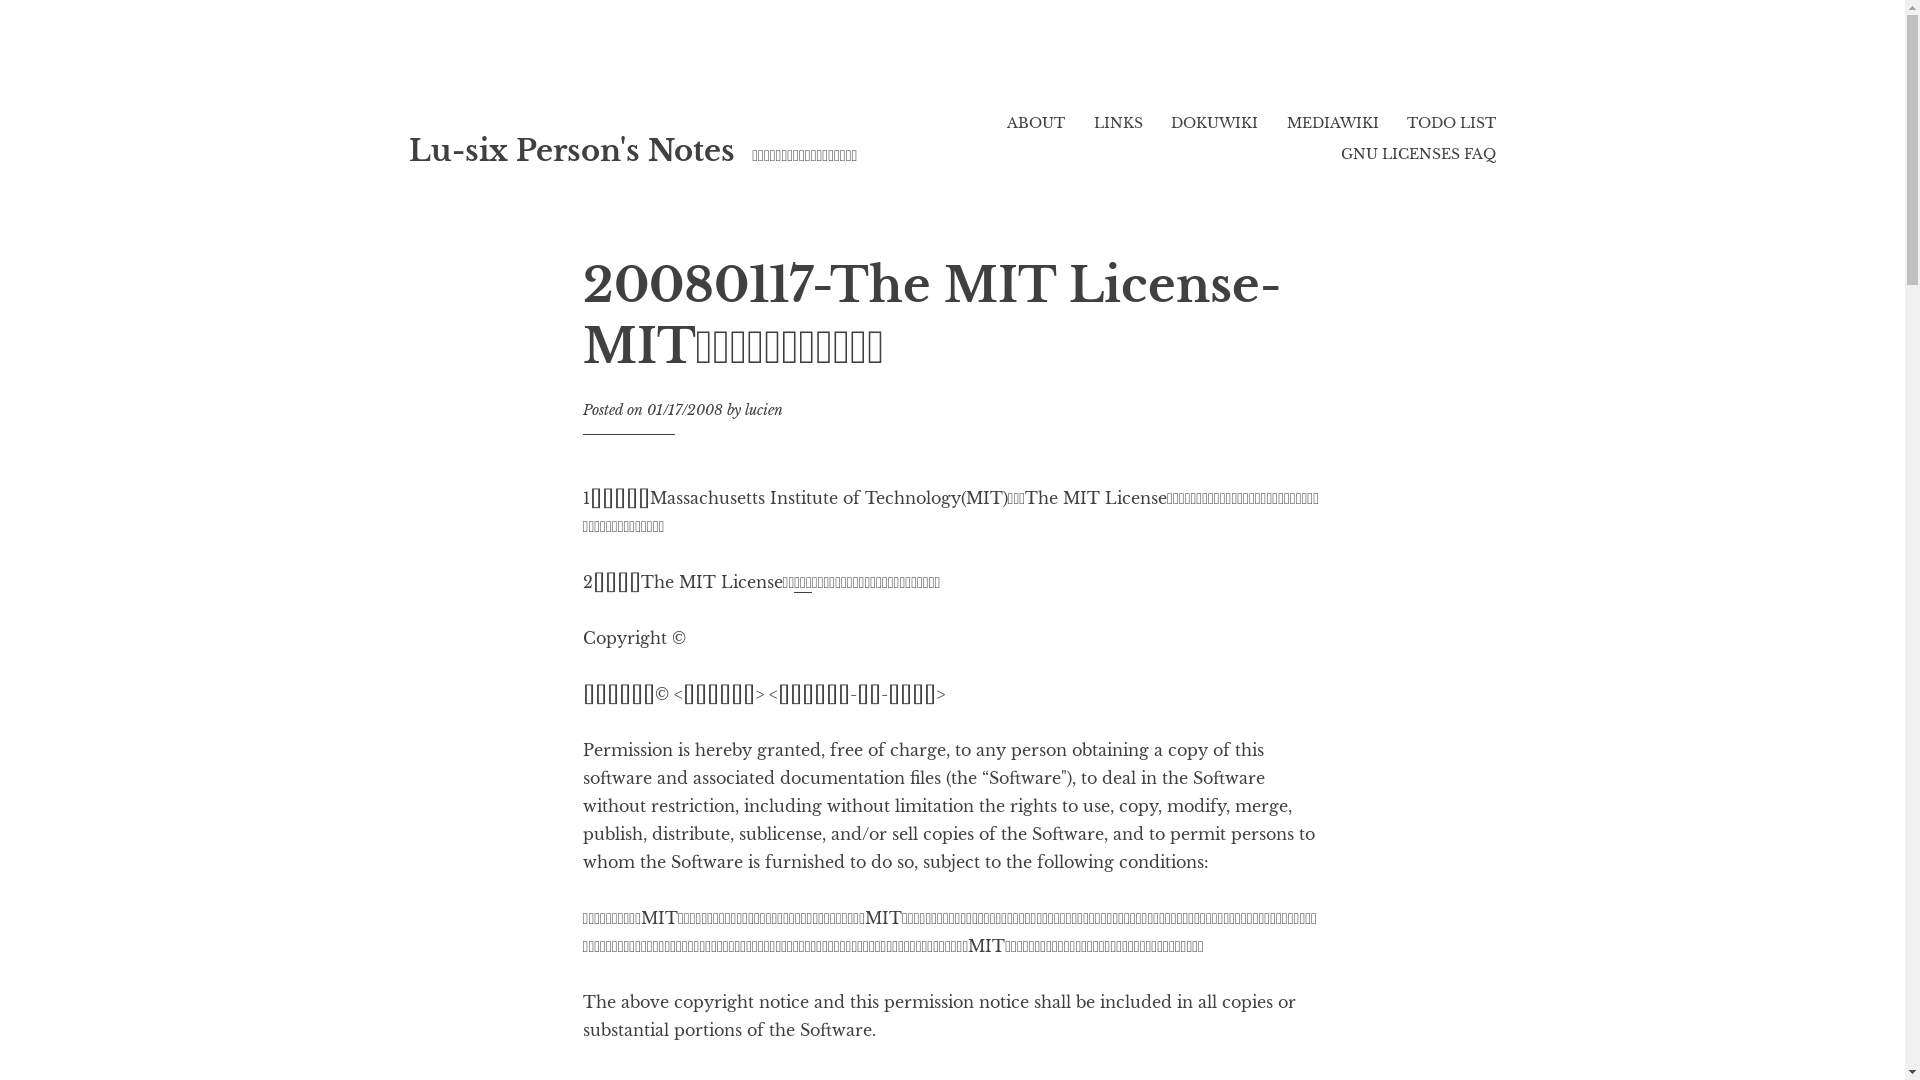  What do you see at coordinates (1117, 123) in the screenshot?
I see `'LINKS'` at bounding box center [1117, 123].